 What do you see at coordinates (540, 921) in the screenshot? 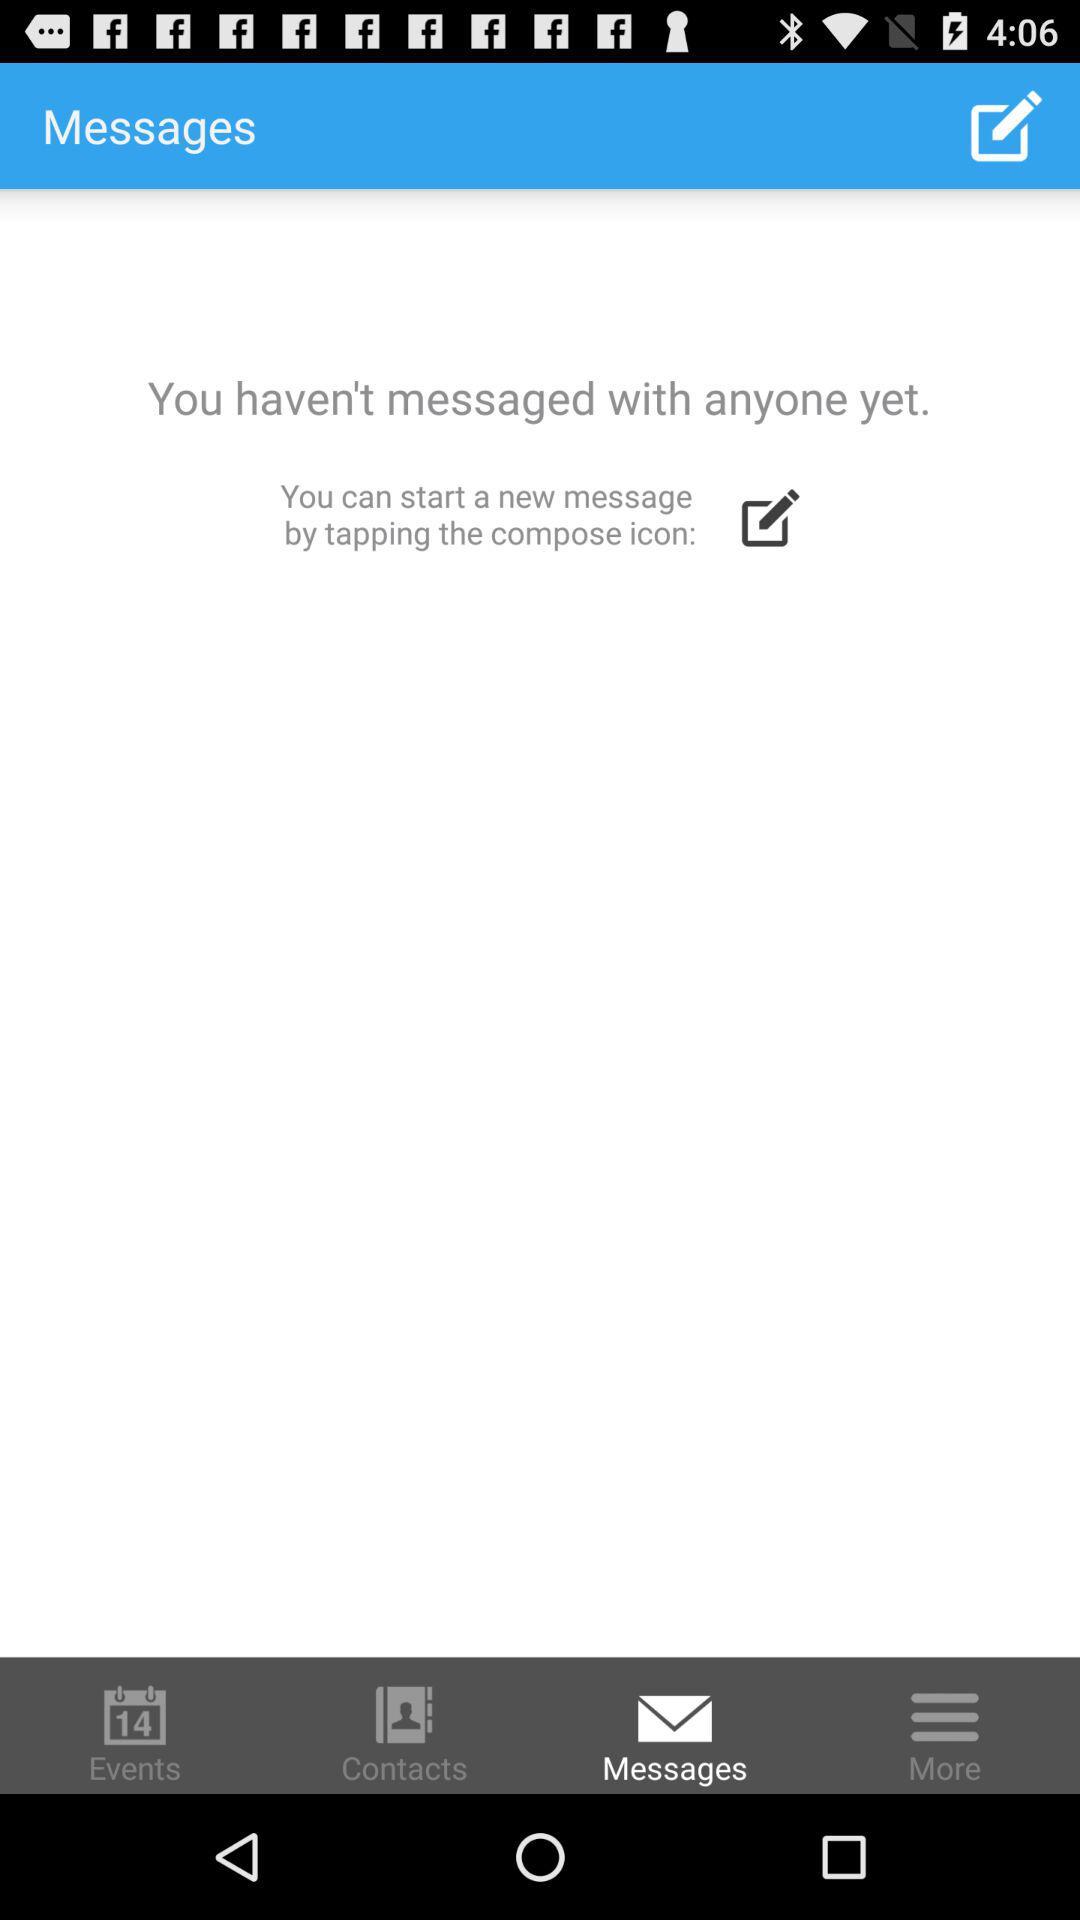
I see `write message` at bounding box center [540, 921].